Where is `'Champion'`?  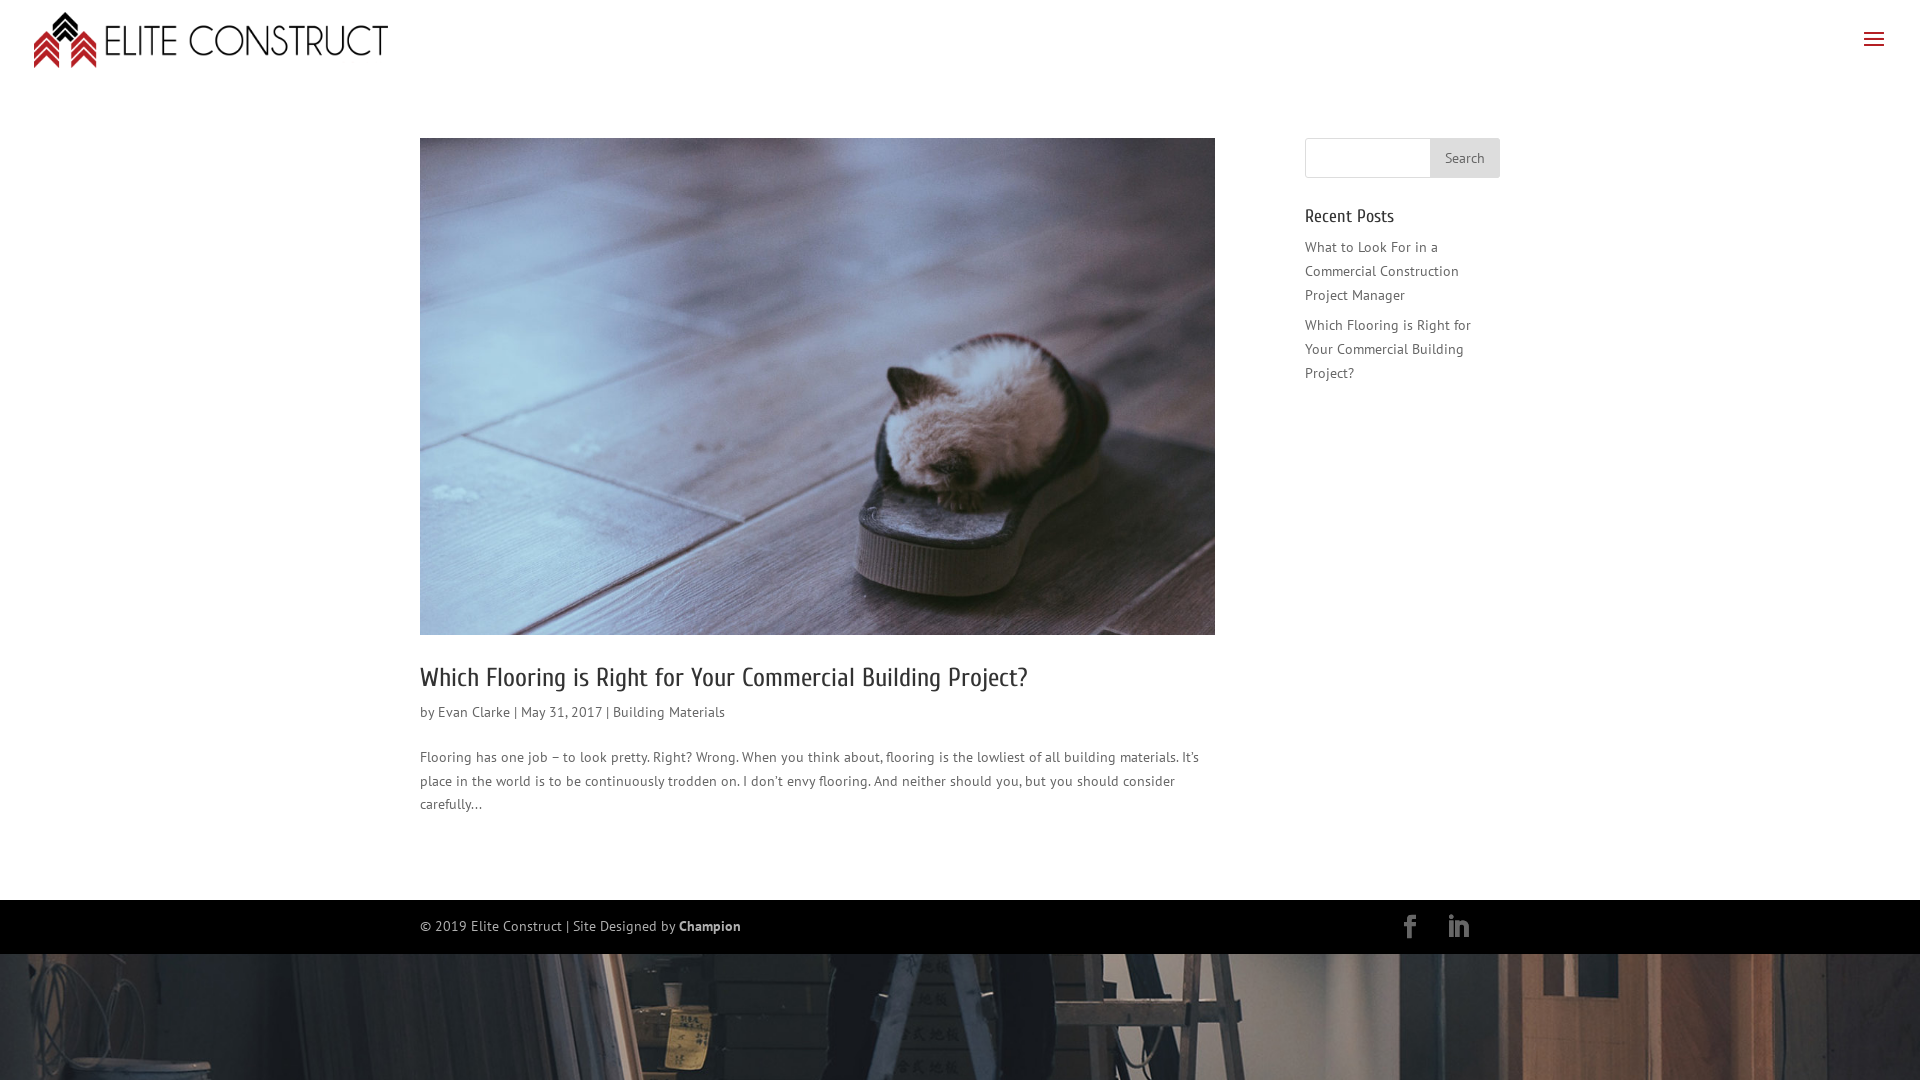
'Champion' is located at coordinates (710, 925).